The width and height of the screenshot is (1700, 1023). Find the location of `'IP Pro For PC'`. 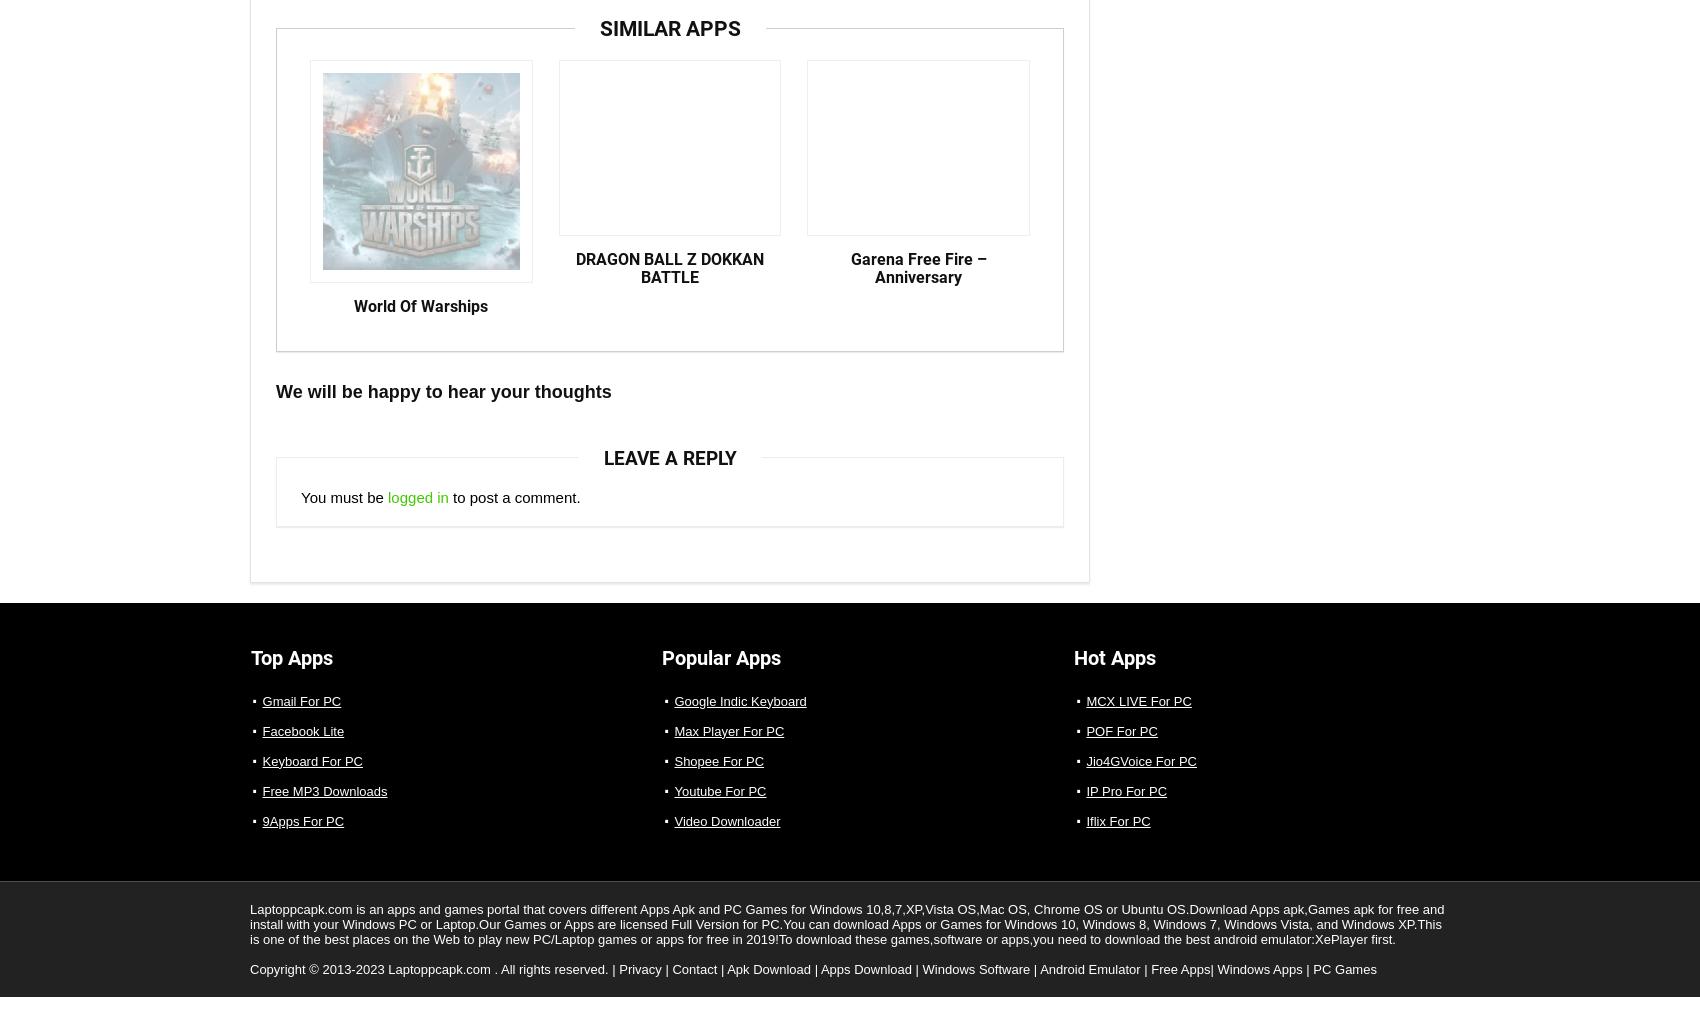

'IP Pro For PC' is located at coordinates (1085, 808).